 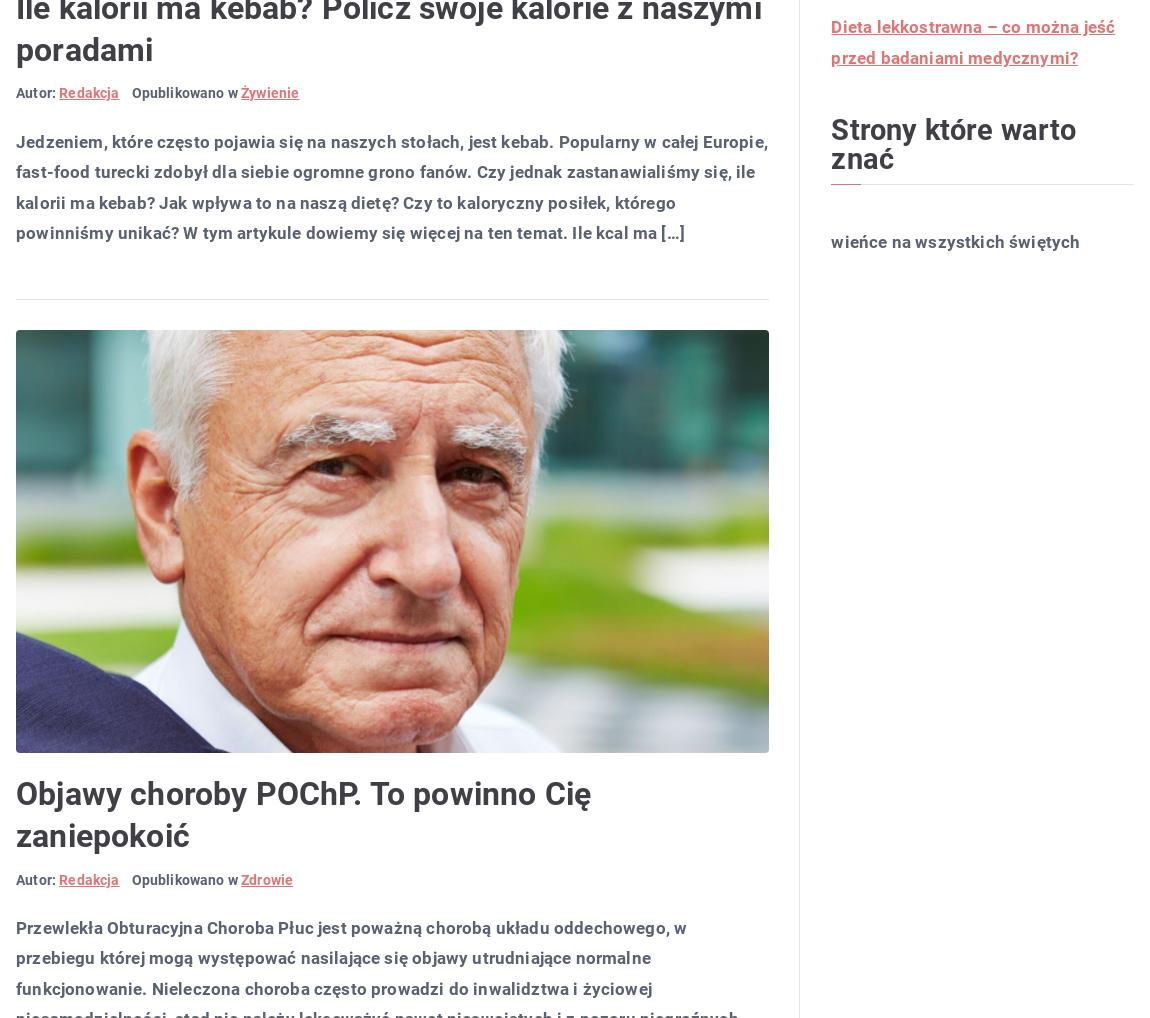 I want to click on 'Żywienie', so click(x=269, y=93).